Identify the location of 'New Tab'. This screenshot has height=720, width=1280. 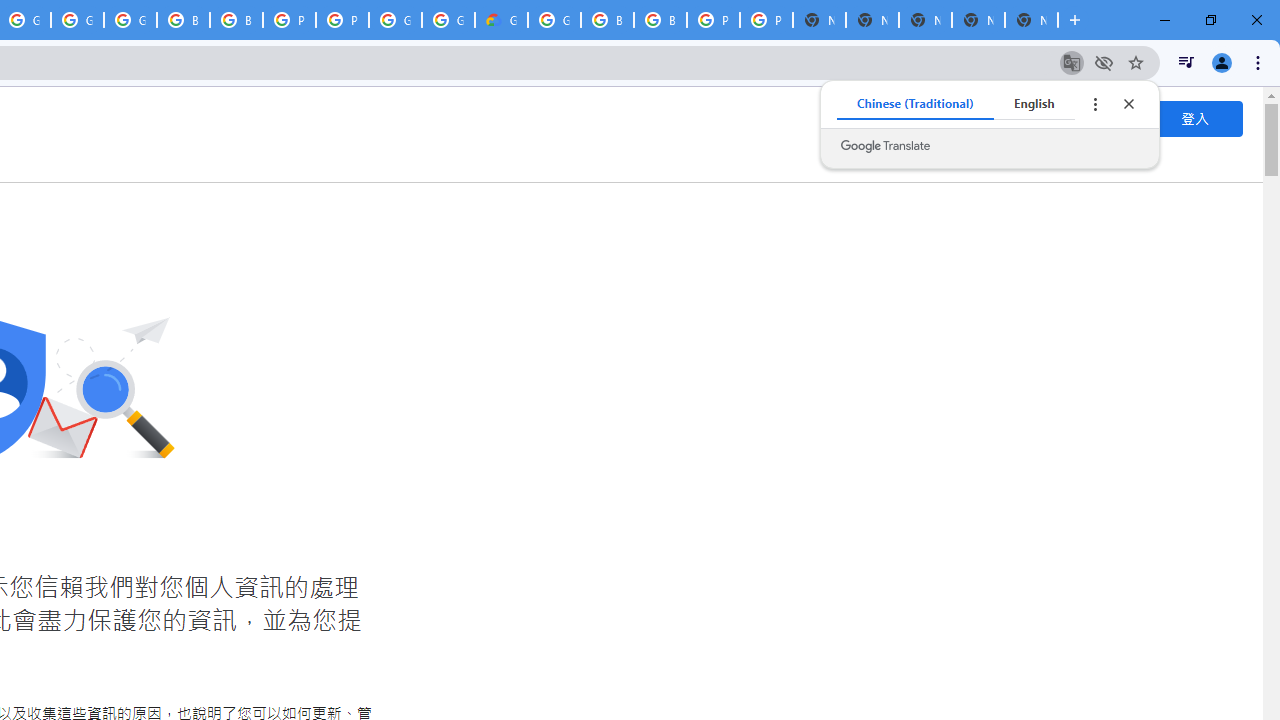
(1031, 20).